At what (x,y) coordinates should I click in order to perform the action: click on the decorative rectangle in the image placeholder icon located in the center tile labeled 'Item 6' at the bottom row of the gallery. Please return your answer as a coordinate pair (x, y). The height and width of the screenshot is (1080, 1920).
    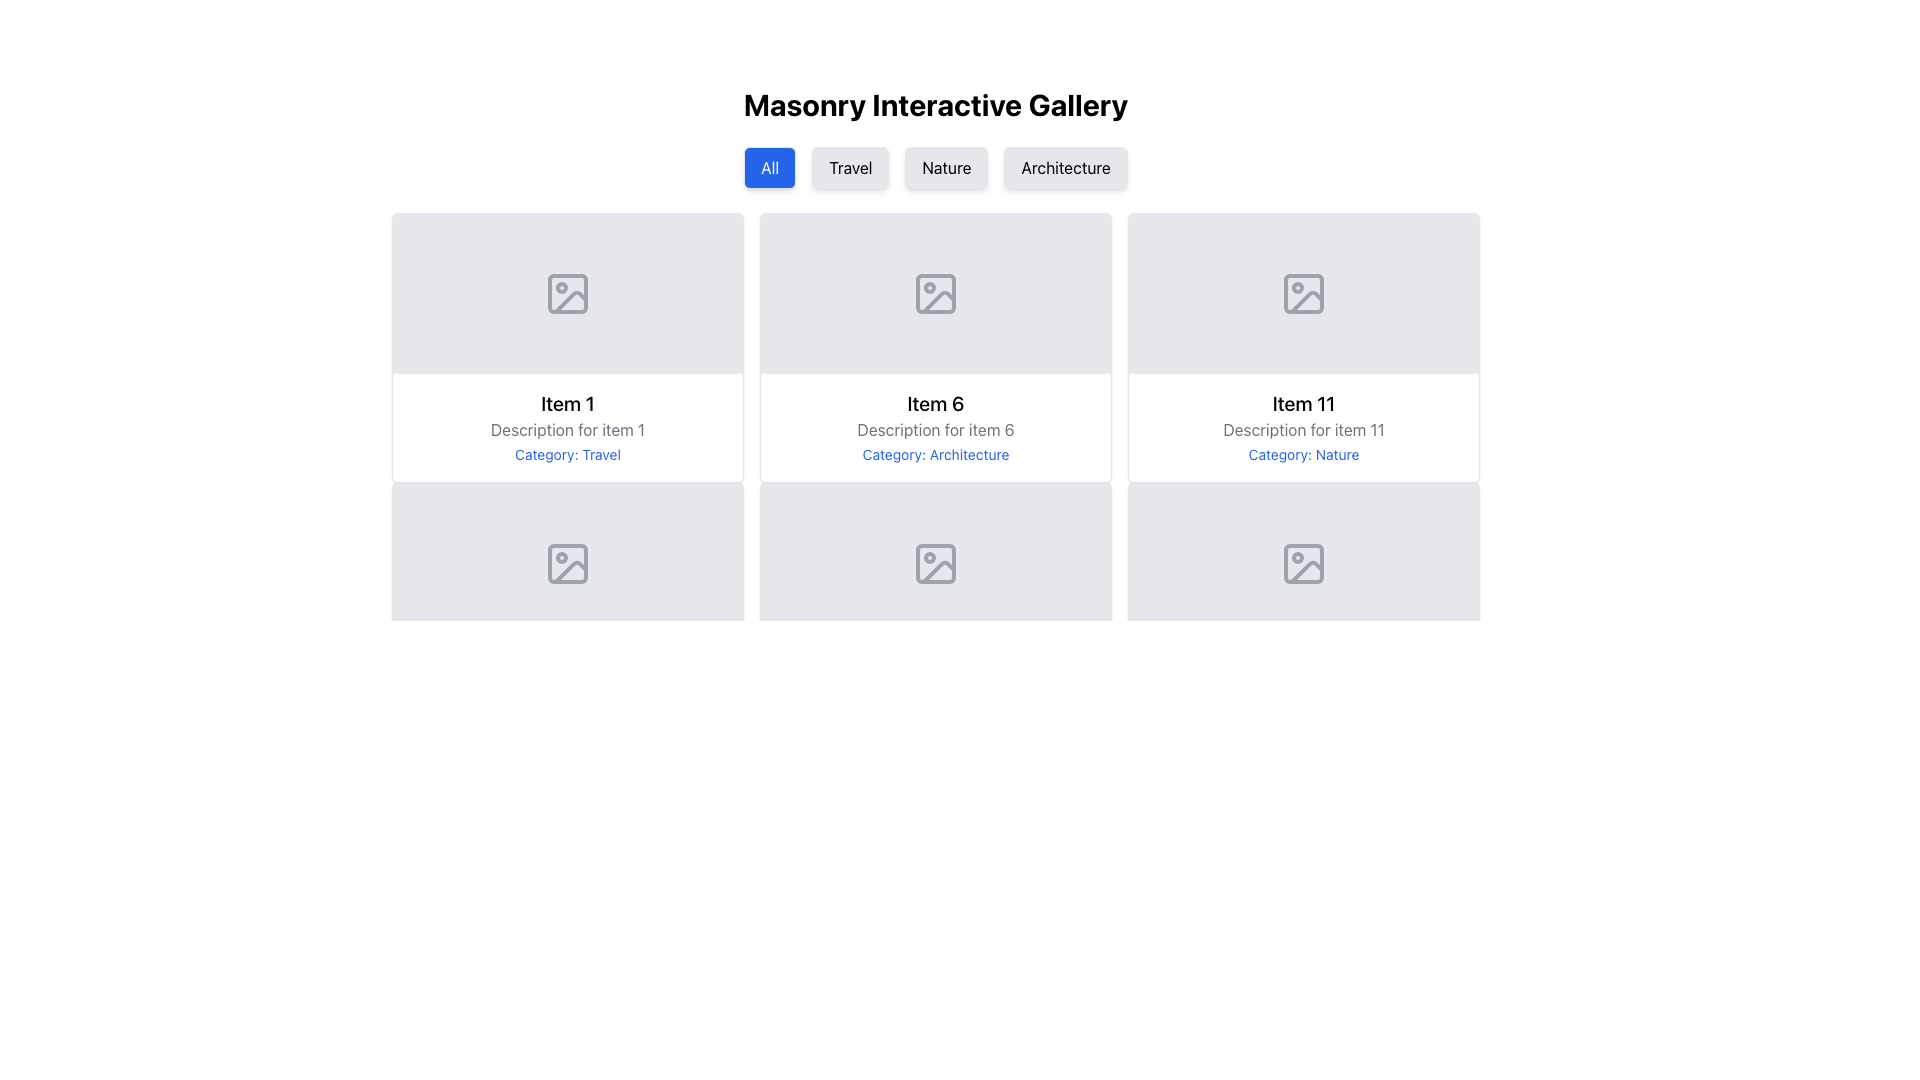
    Looking at the image, I should click on (935, 563).